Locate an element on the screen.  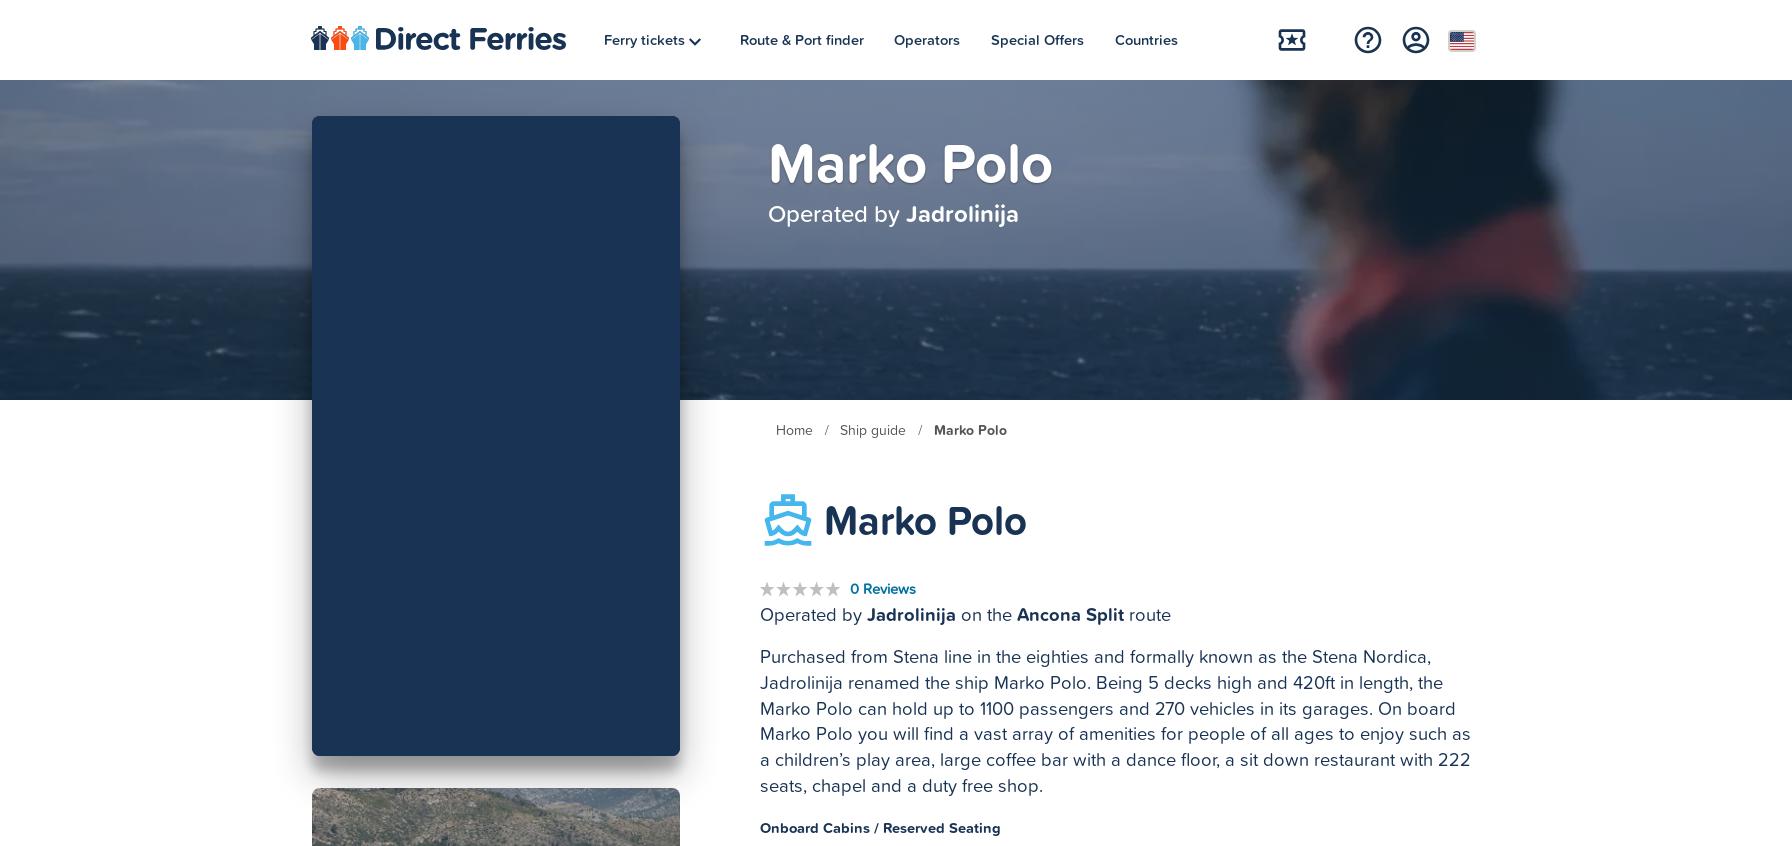
'Onboard Cabins / Reserved Seating' is located at coordinates (880, 826).